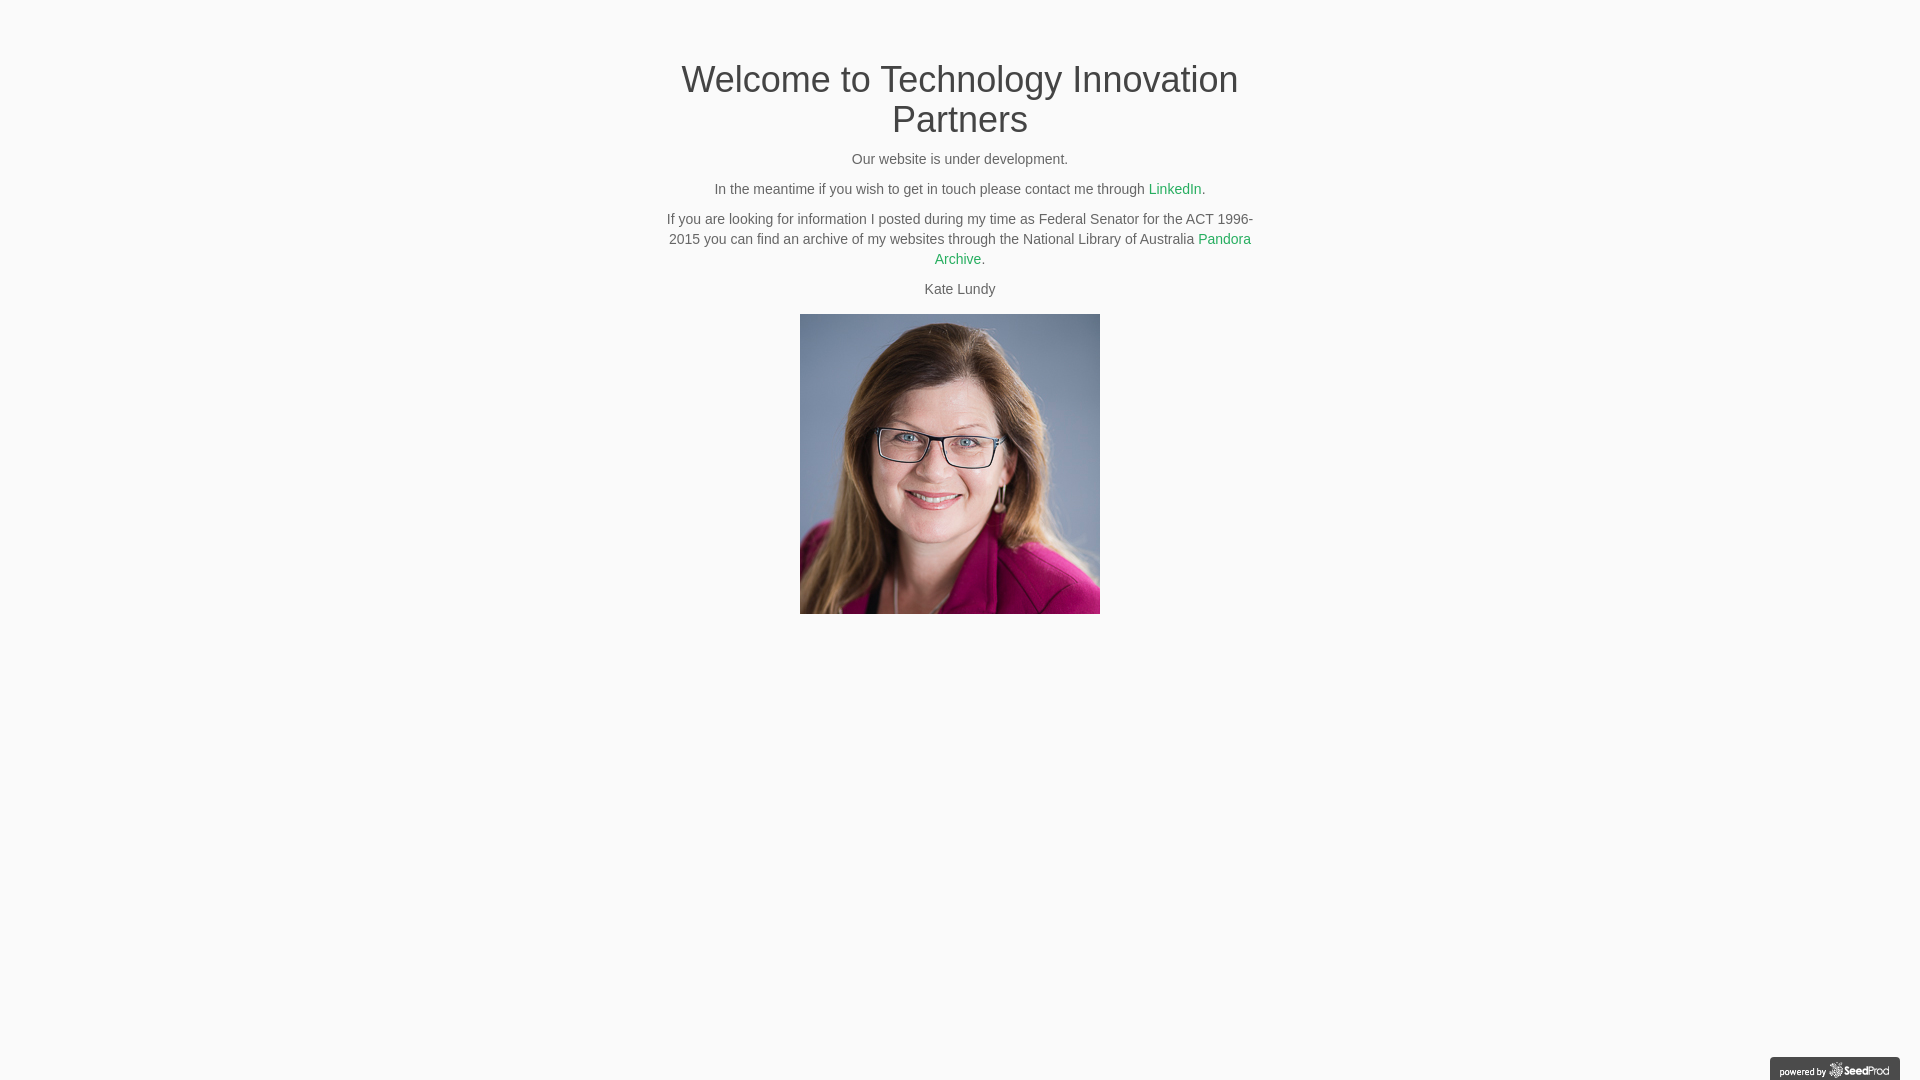  What do you see at coordinates (1175, 189) in the screenshot?
I see `'LinkedIn'` at bounding box center [1175, 189].